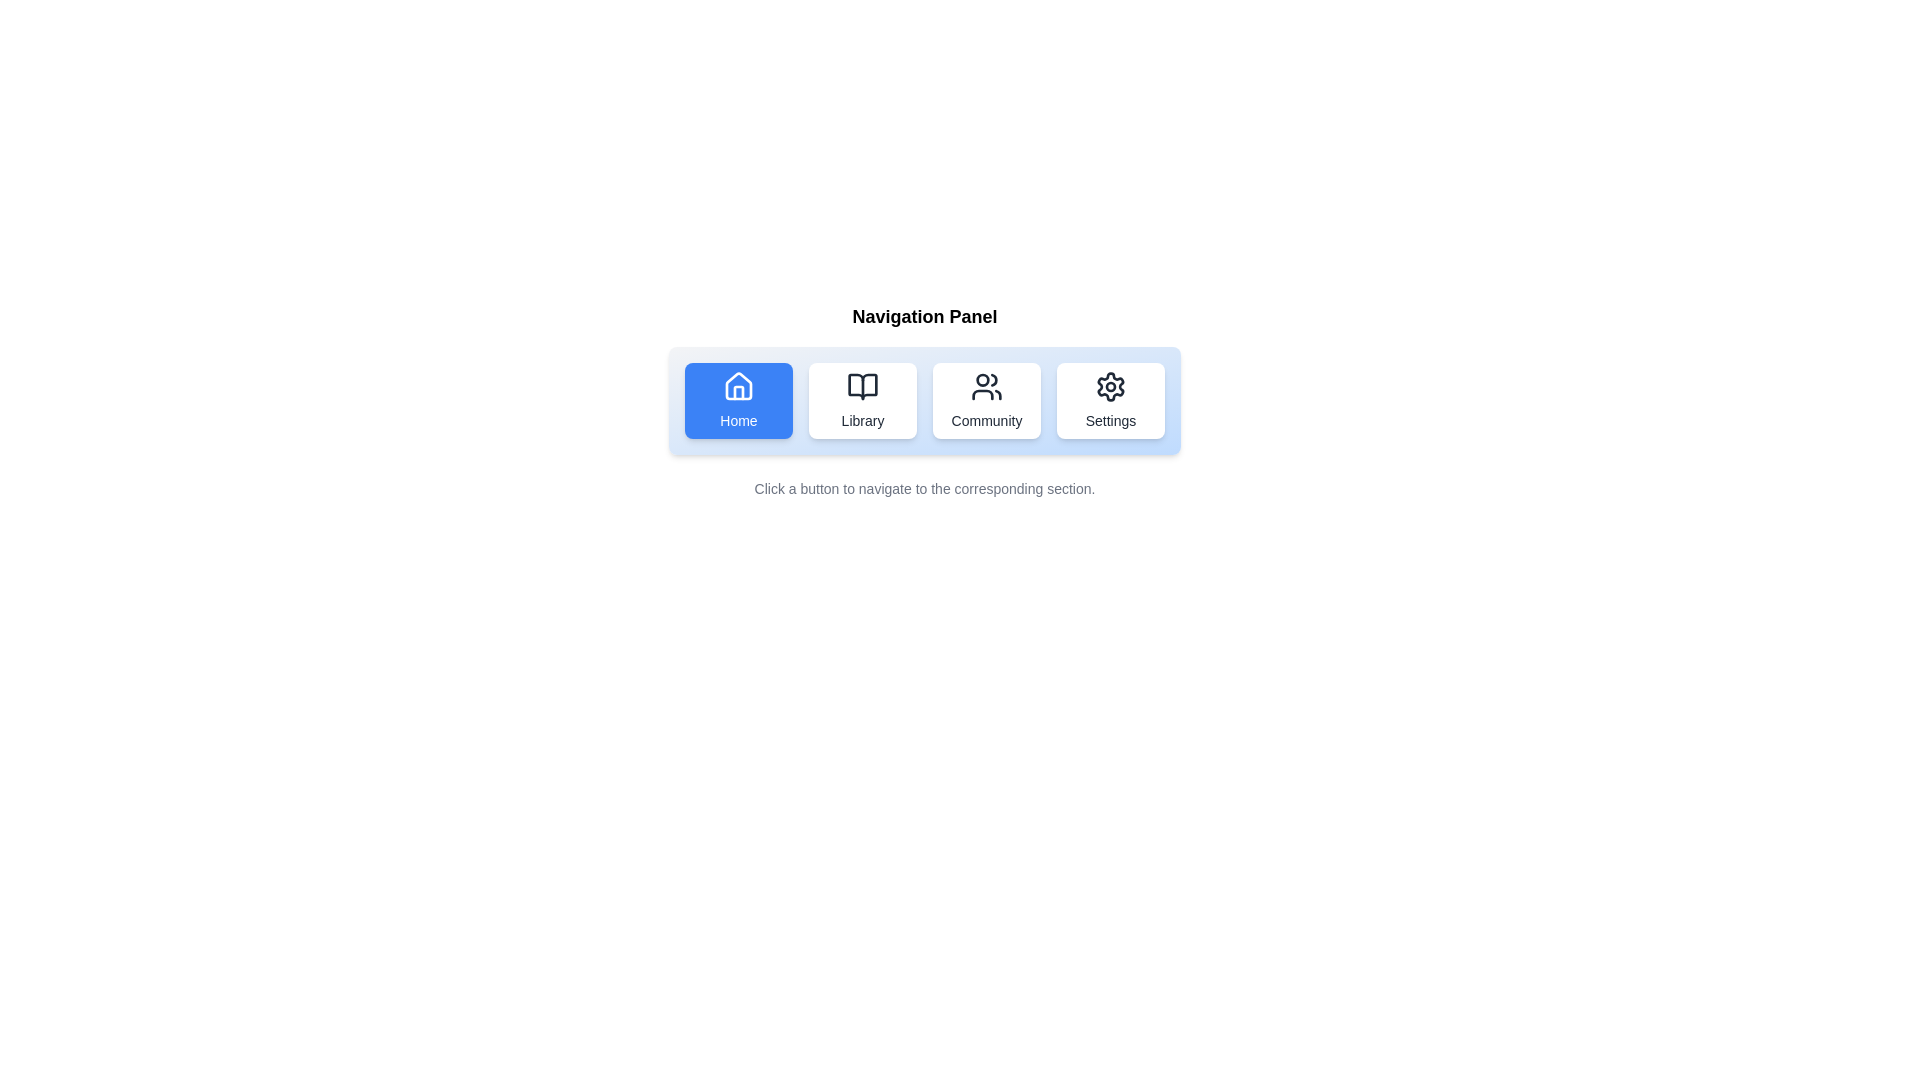 Image resolution: width=1920 pixels, height=1080 pixels. Describe the element at coordinates (863, 386) in the screenshot. I see `the 'Library' button icon, which is the second button from the left in the navigation row, visually representing the library function` at that location.